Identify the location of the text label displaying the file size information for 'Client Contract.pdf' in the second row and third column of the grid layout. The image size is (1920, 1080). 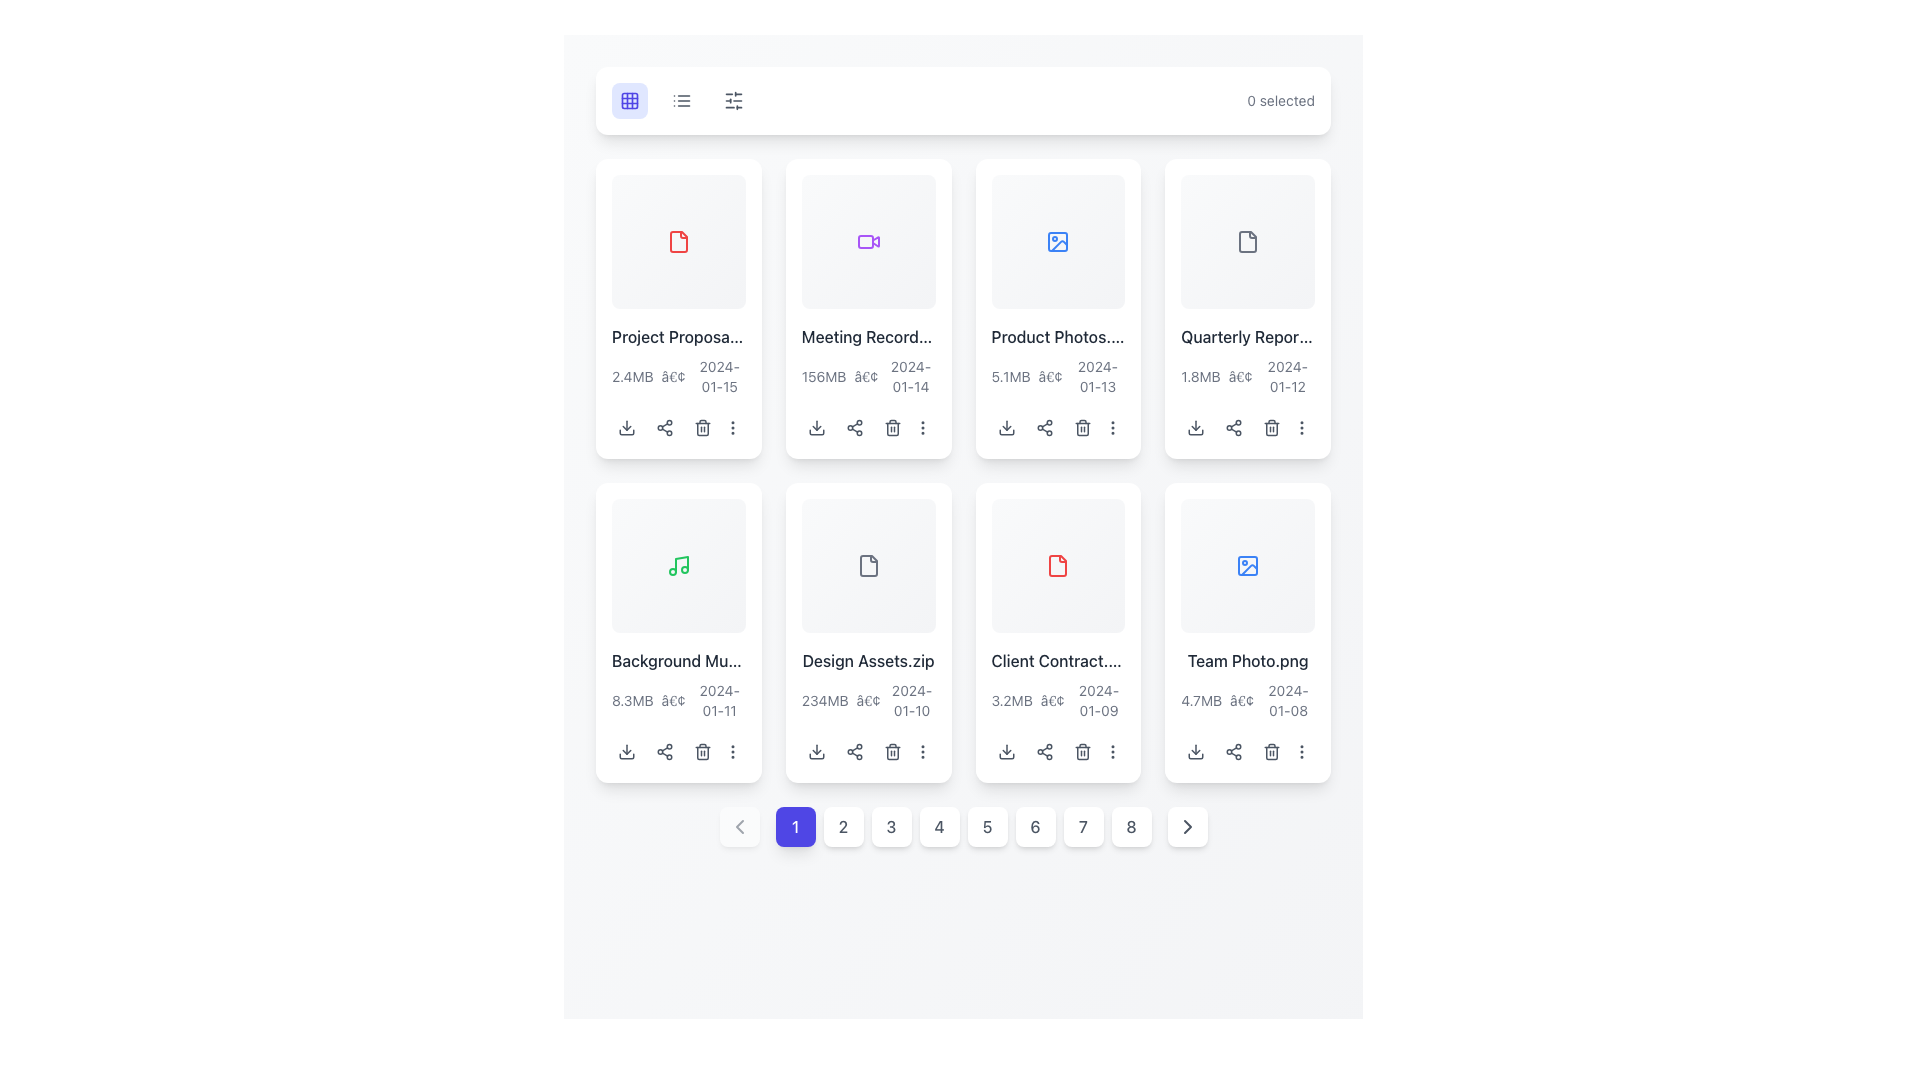
(1012, 699).